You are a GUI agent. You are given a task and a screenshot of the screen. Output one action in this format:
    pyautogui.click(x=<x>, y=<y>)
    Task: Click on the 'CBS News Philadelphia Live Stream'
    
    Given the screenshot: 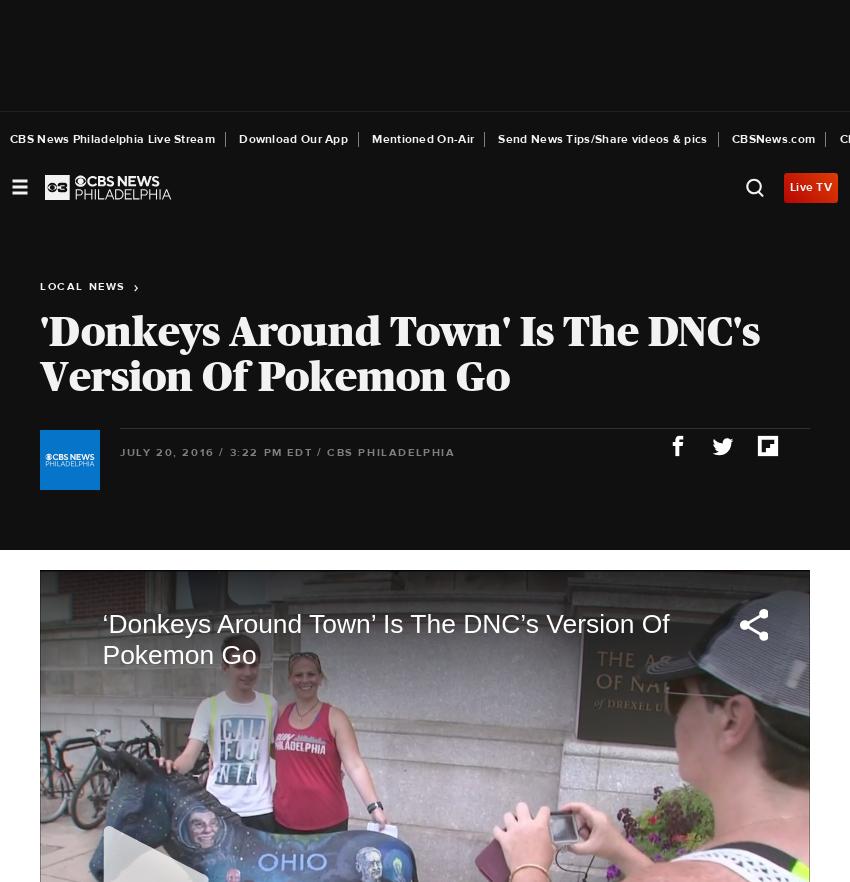 What is the action you would take?
    pyautogui.click(x=111, y=139)
    